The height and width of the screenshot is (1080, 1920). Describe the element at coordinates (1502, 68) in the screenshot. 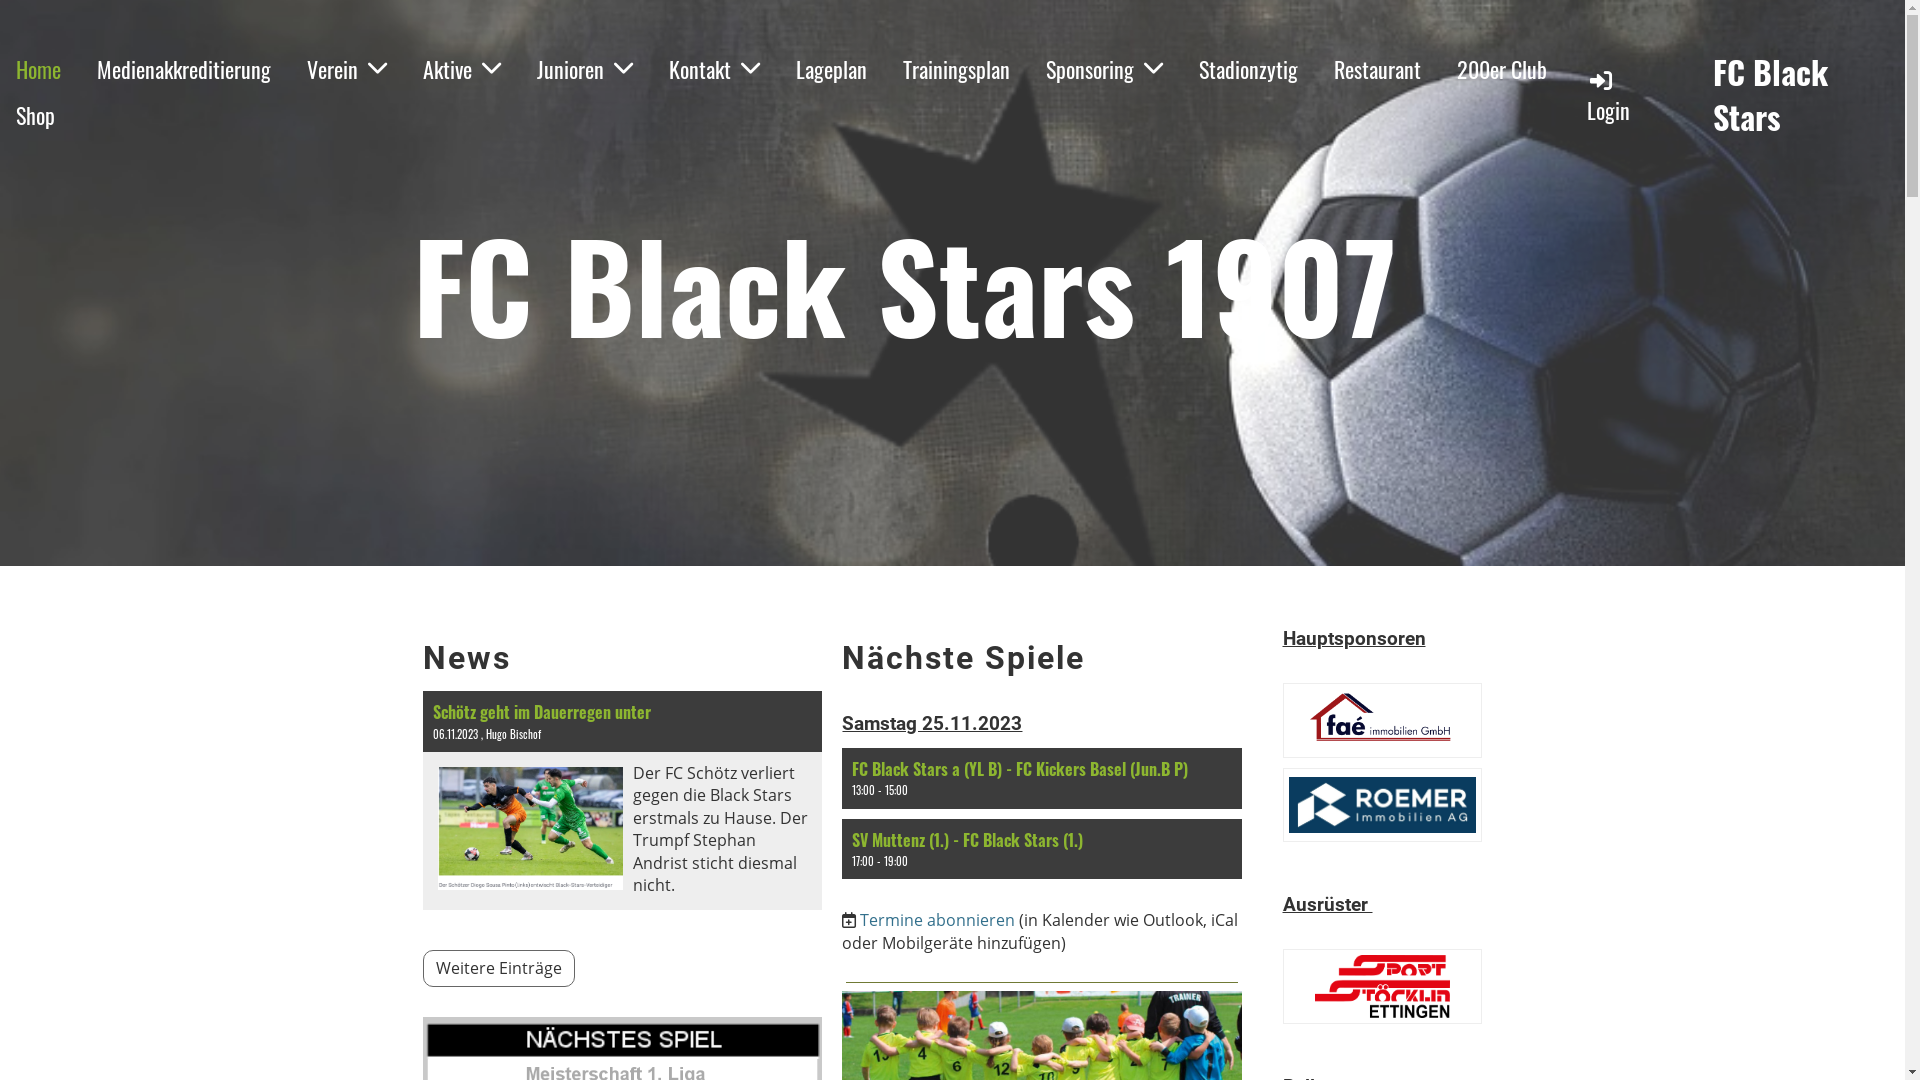

I see `'200er Club'` at that location.